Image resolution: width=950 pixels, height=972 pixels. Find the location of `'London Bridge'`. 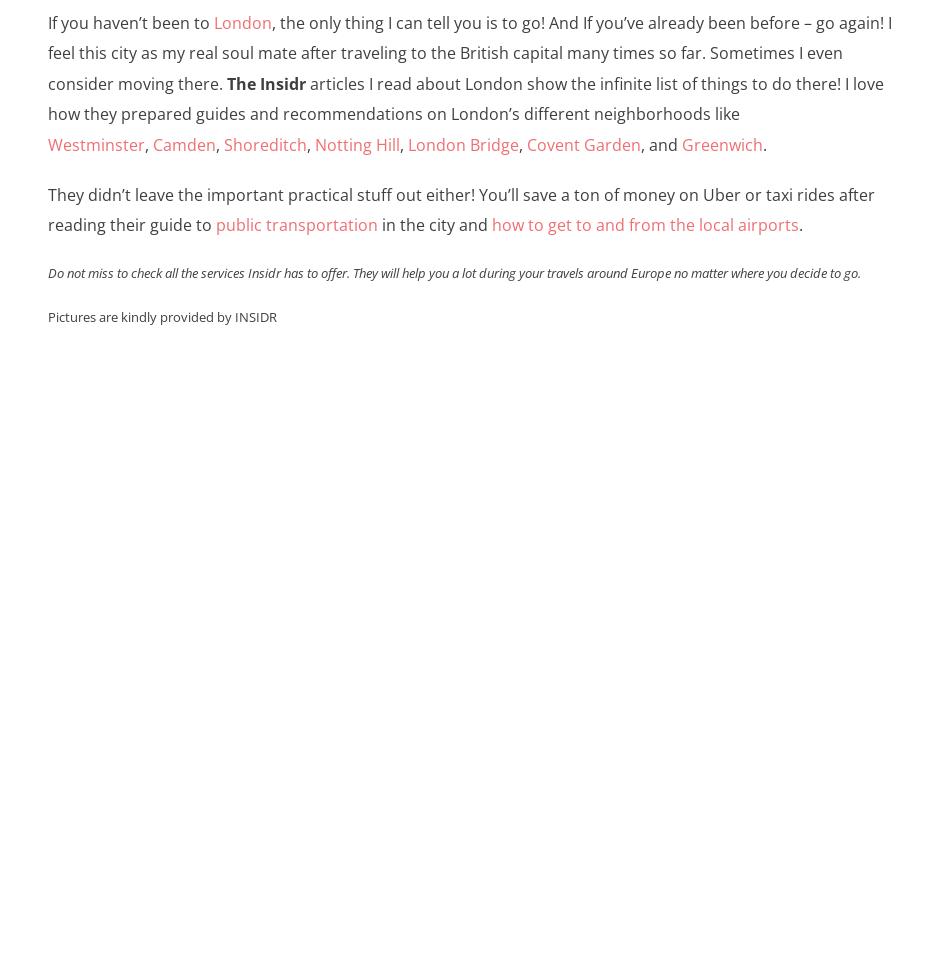

'London Bridge' is located at coordinates (461, 143).